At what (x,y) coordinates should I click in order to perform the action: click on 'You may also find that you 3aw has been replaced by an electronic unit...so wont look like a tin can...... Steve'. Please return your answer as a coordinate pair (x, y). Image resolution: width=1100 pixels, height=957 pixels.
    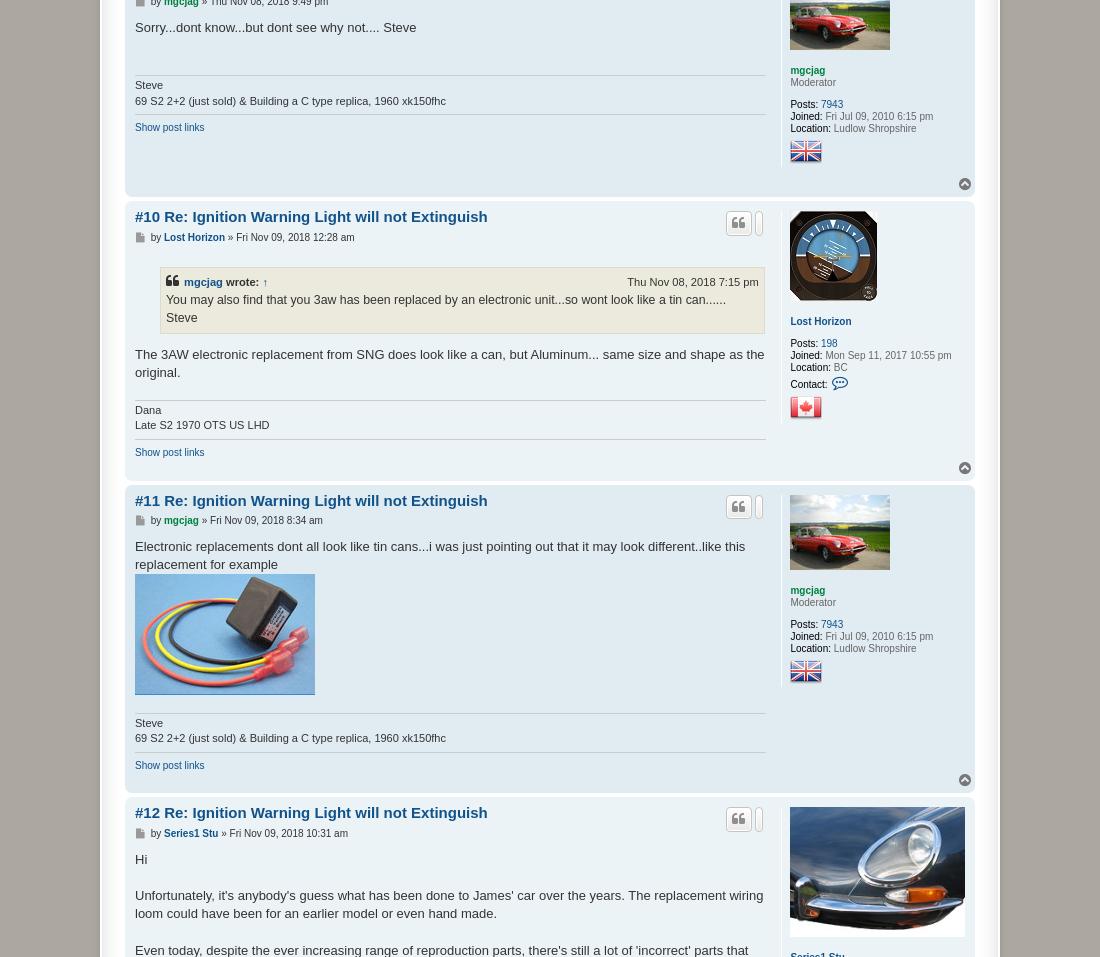
    Looking at the image, I should click on (445, 309).